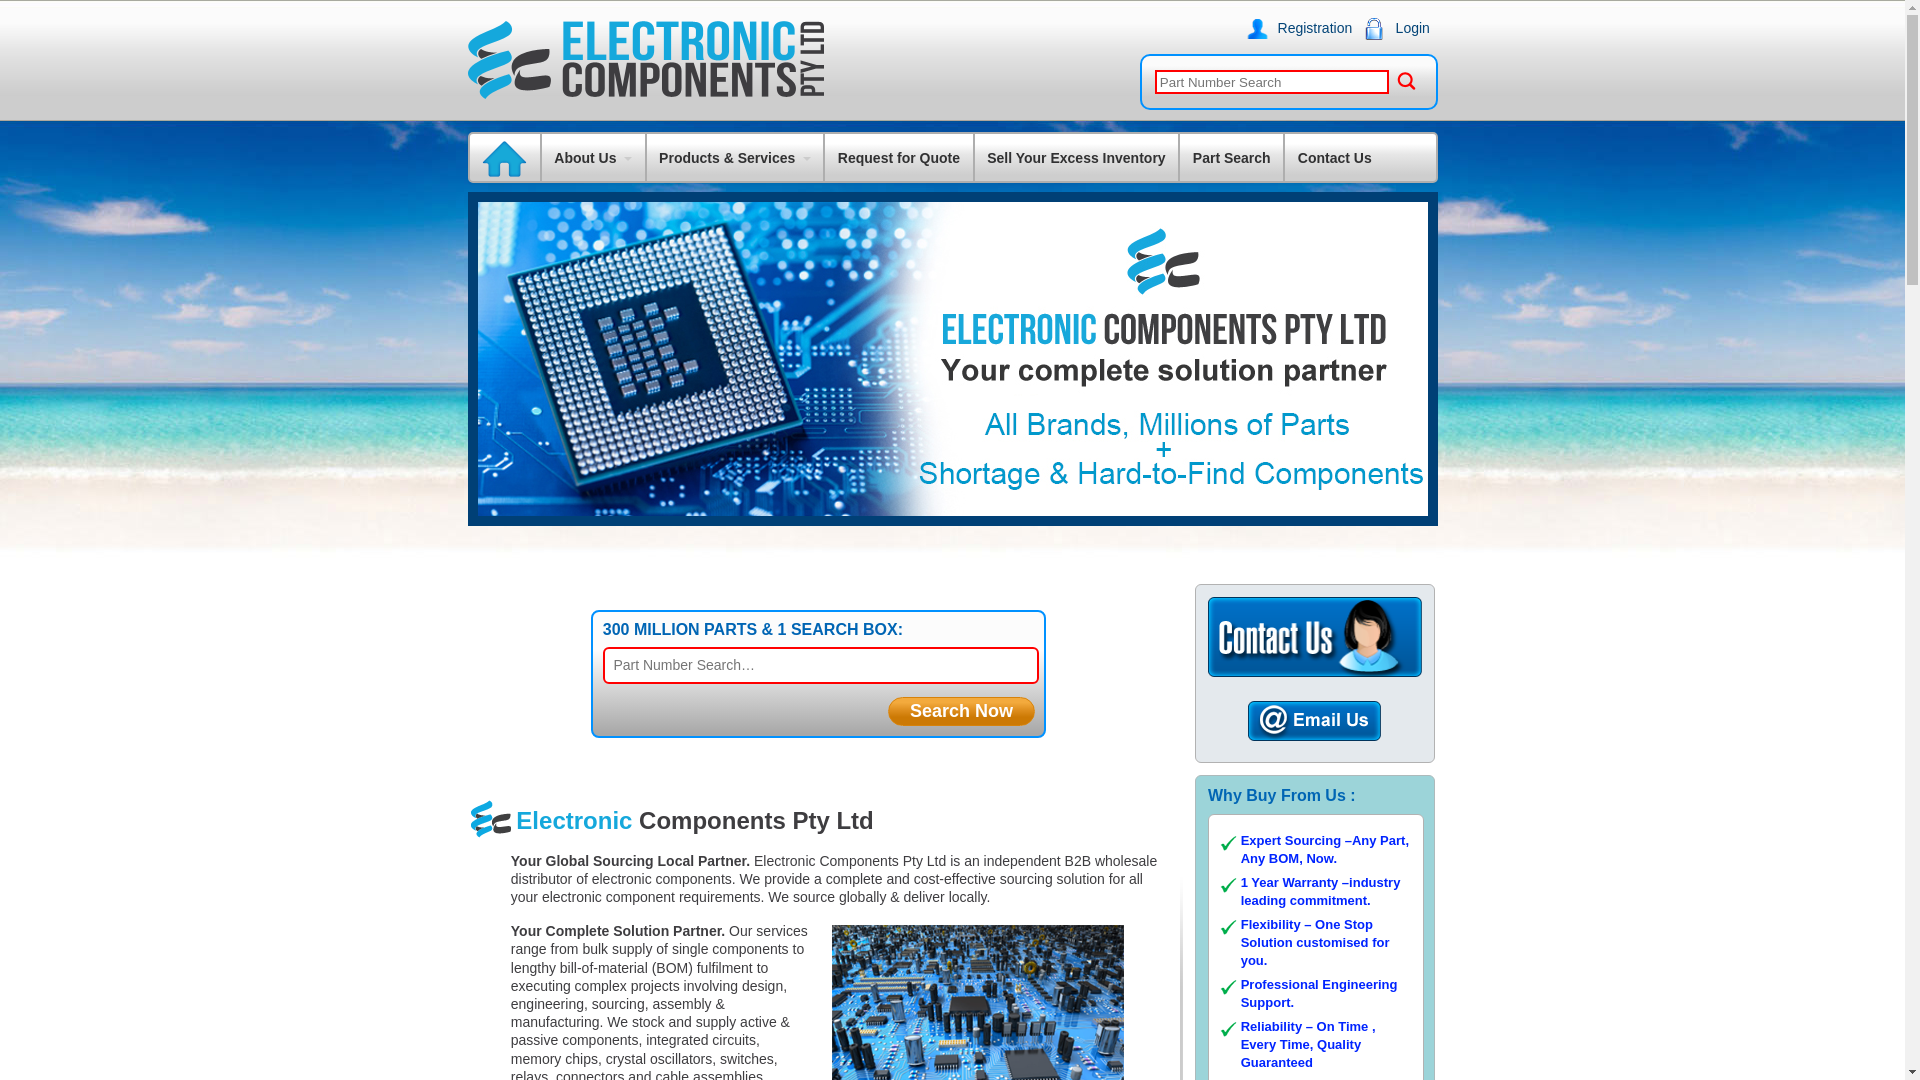  I want to click on 'Search Now', so click(961, 710).